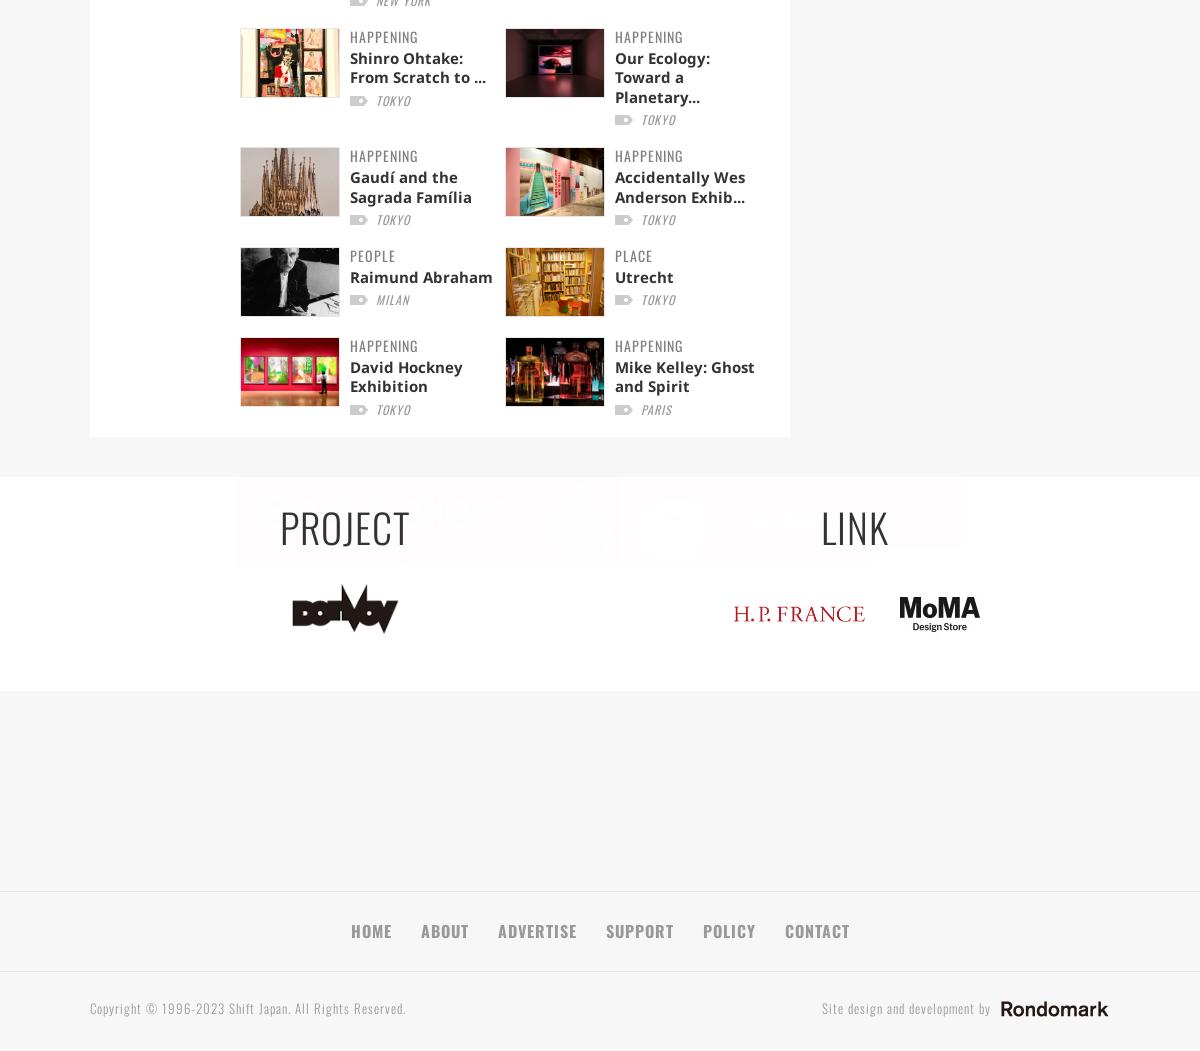  I want to click on 'paris', so click(656, 408).